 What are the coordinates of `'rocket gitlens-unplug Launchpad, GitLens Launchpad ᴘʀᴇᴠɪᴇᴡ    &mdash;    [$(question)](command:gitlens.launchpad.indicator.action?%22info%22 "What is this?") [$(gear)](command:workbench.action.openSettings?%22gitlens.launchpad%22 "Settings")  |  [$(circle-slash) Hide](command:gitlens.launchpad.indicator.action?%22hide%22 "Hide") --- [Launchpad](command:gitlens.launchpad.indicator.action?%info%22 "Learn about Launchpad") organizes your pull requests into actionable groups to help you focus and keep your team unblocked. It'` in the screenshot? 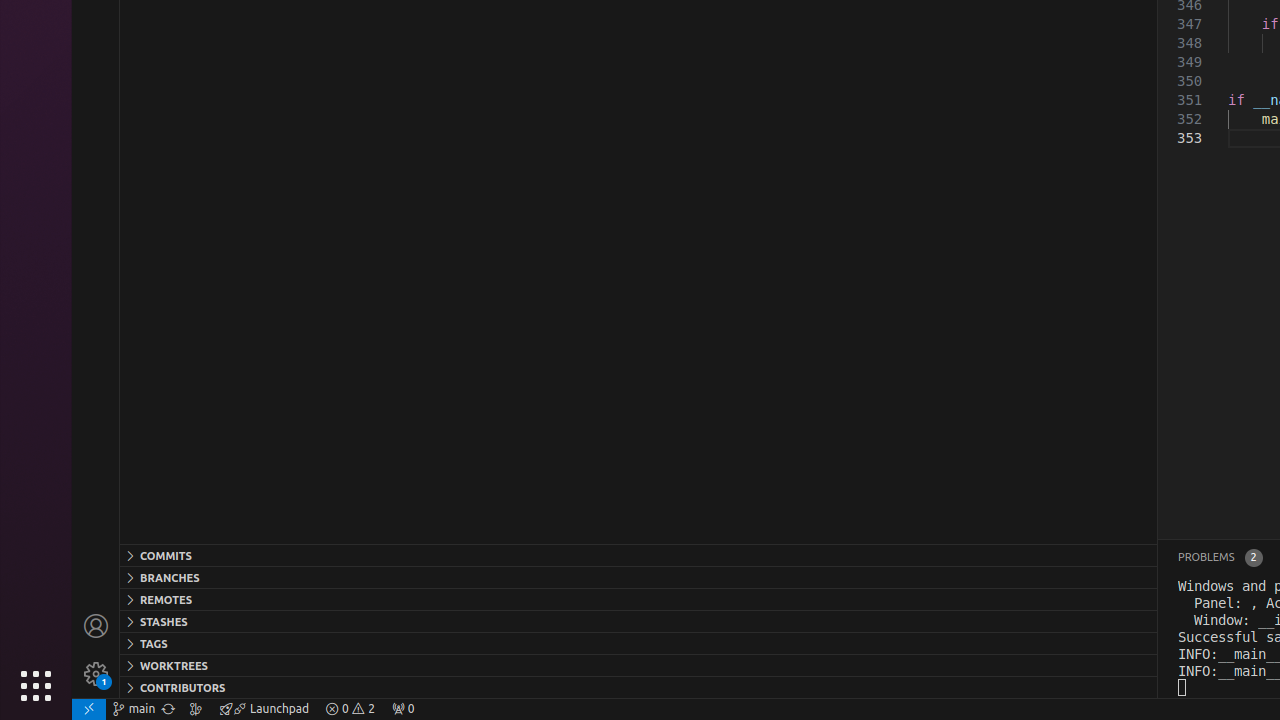 It's located at (263, 707).